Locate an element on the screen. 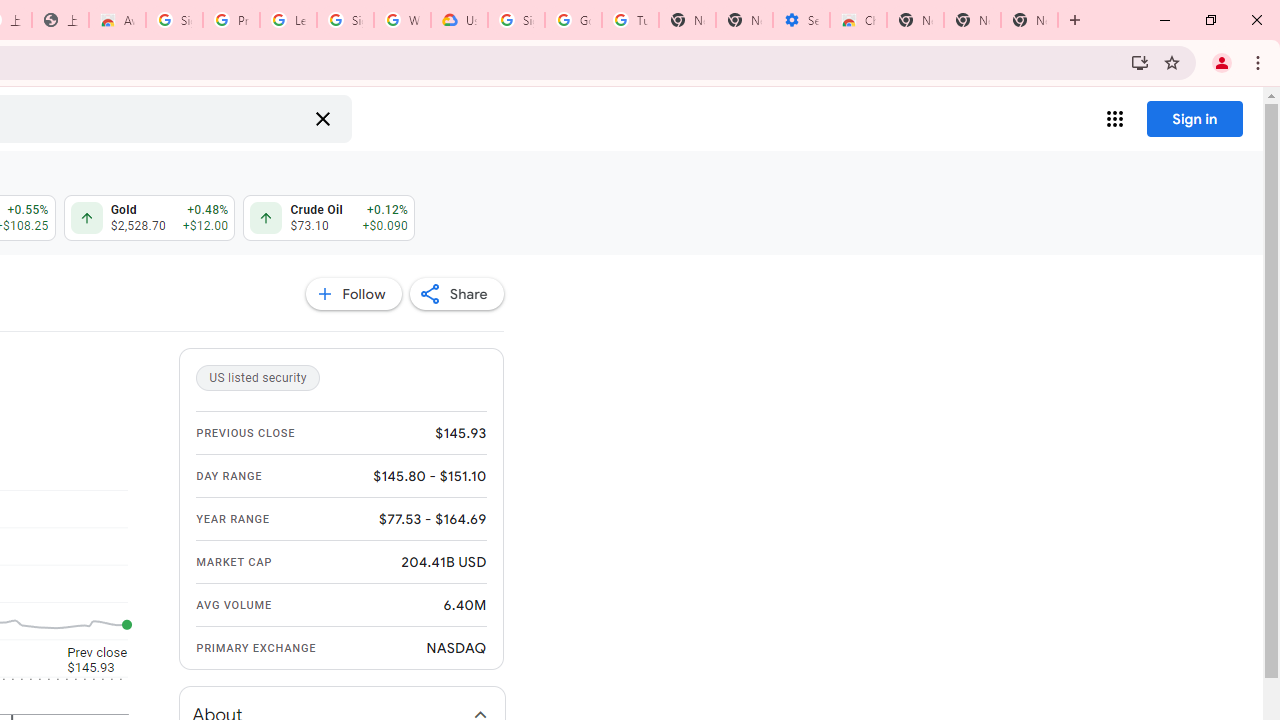  'New Tab' is located at coordinates (1074, 20).